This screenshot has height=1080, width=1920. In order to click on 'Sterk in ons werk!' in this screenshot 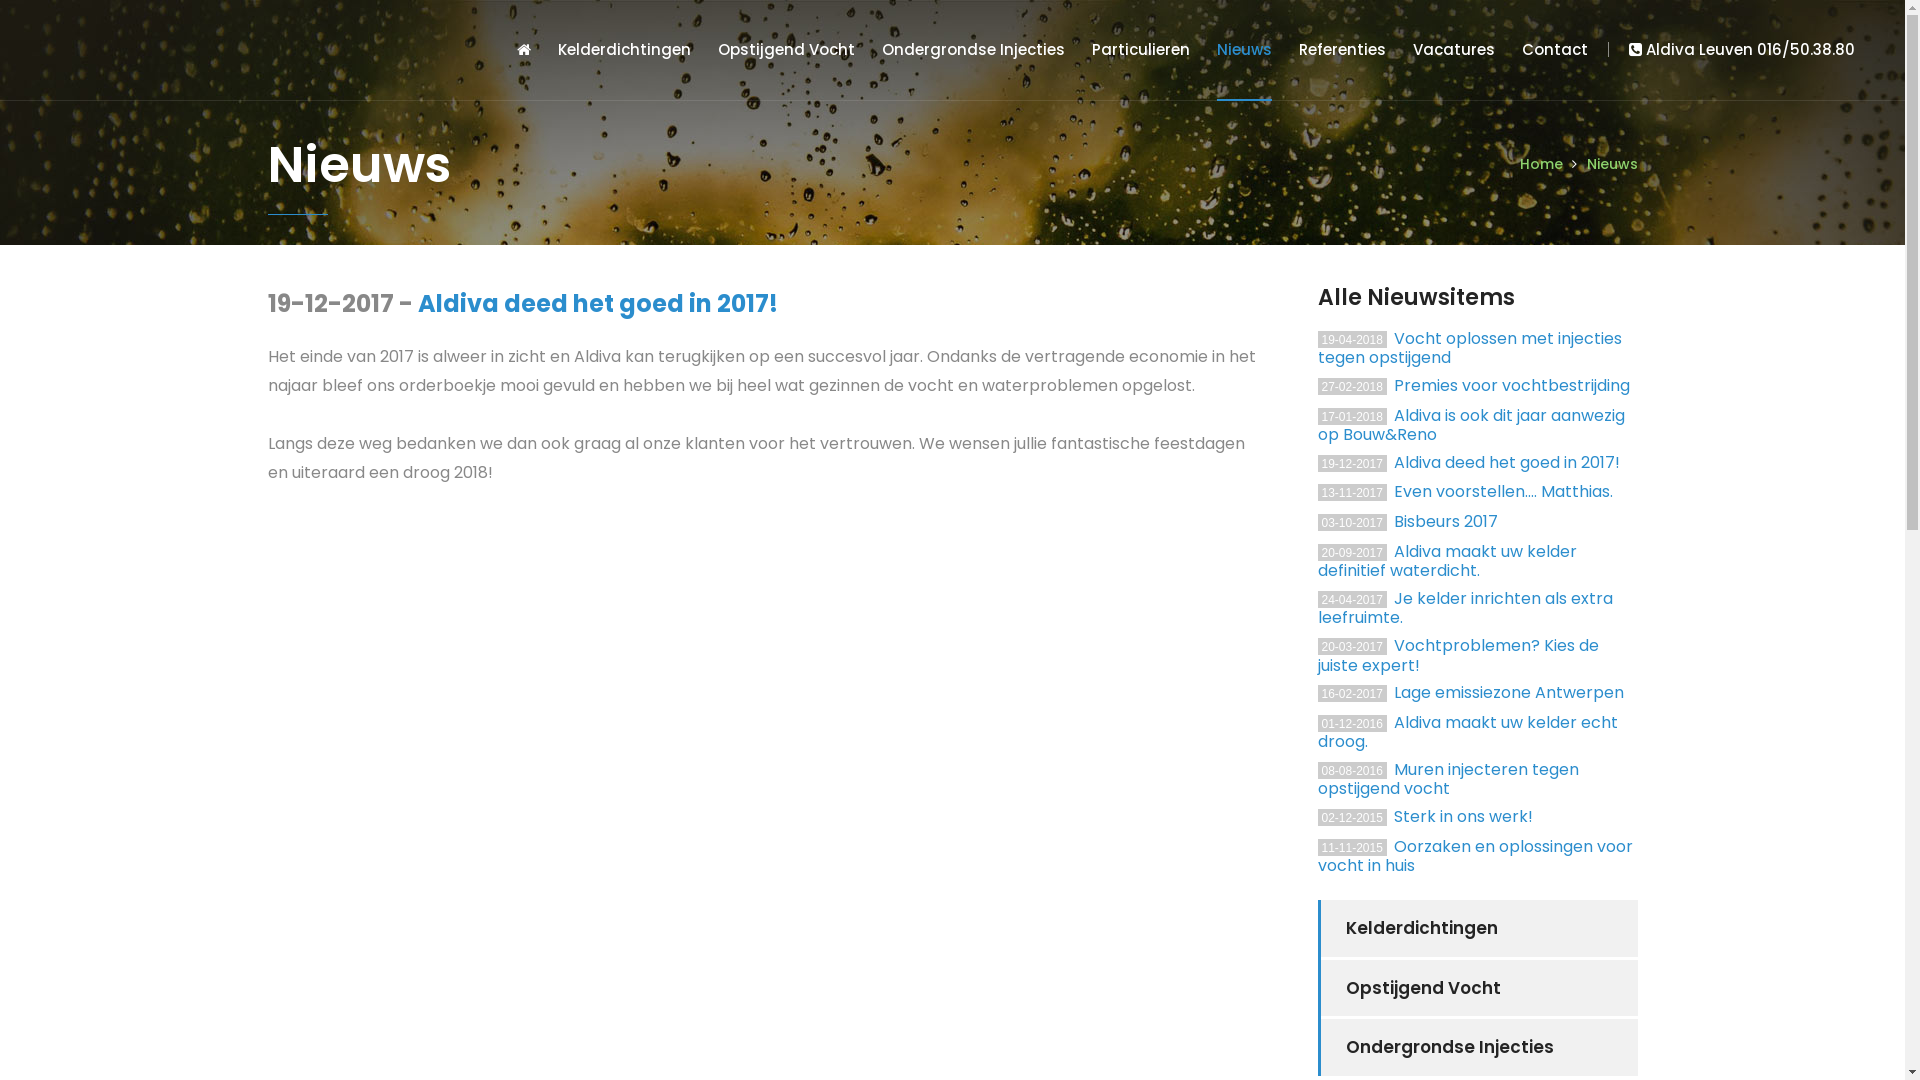, I will do `click(1463, 816)`.